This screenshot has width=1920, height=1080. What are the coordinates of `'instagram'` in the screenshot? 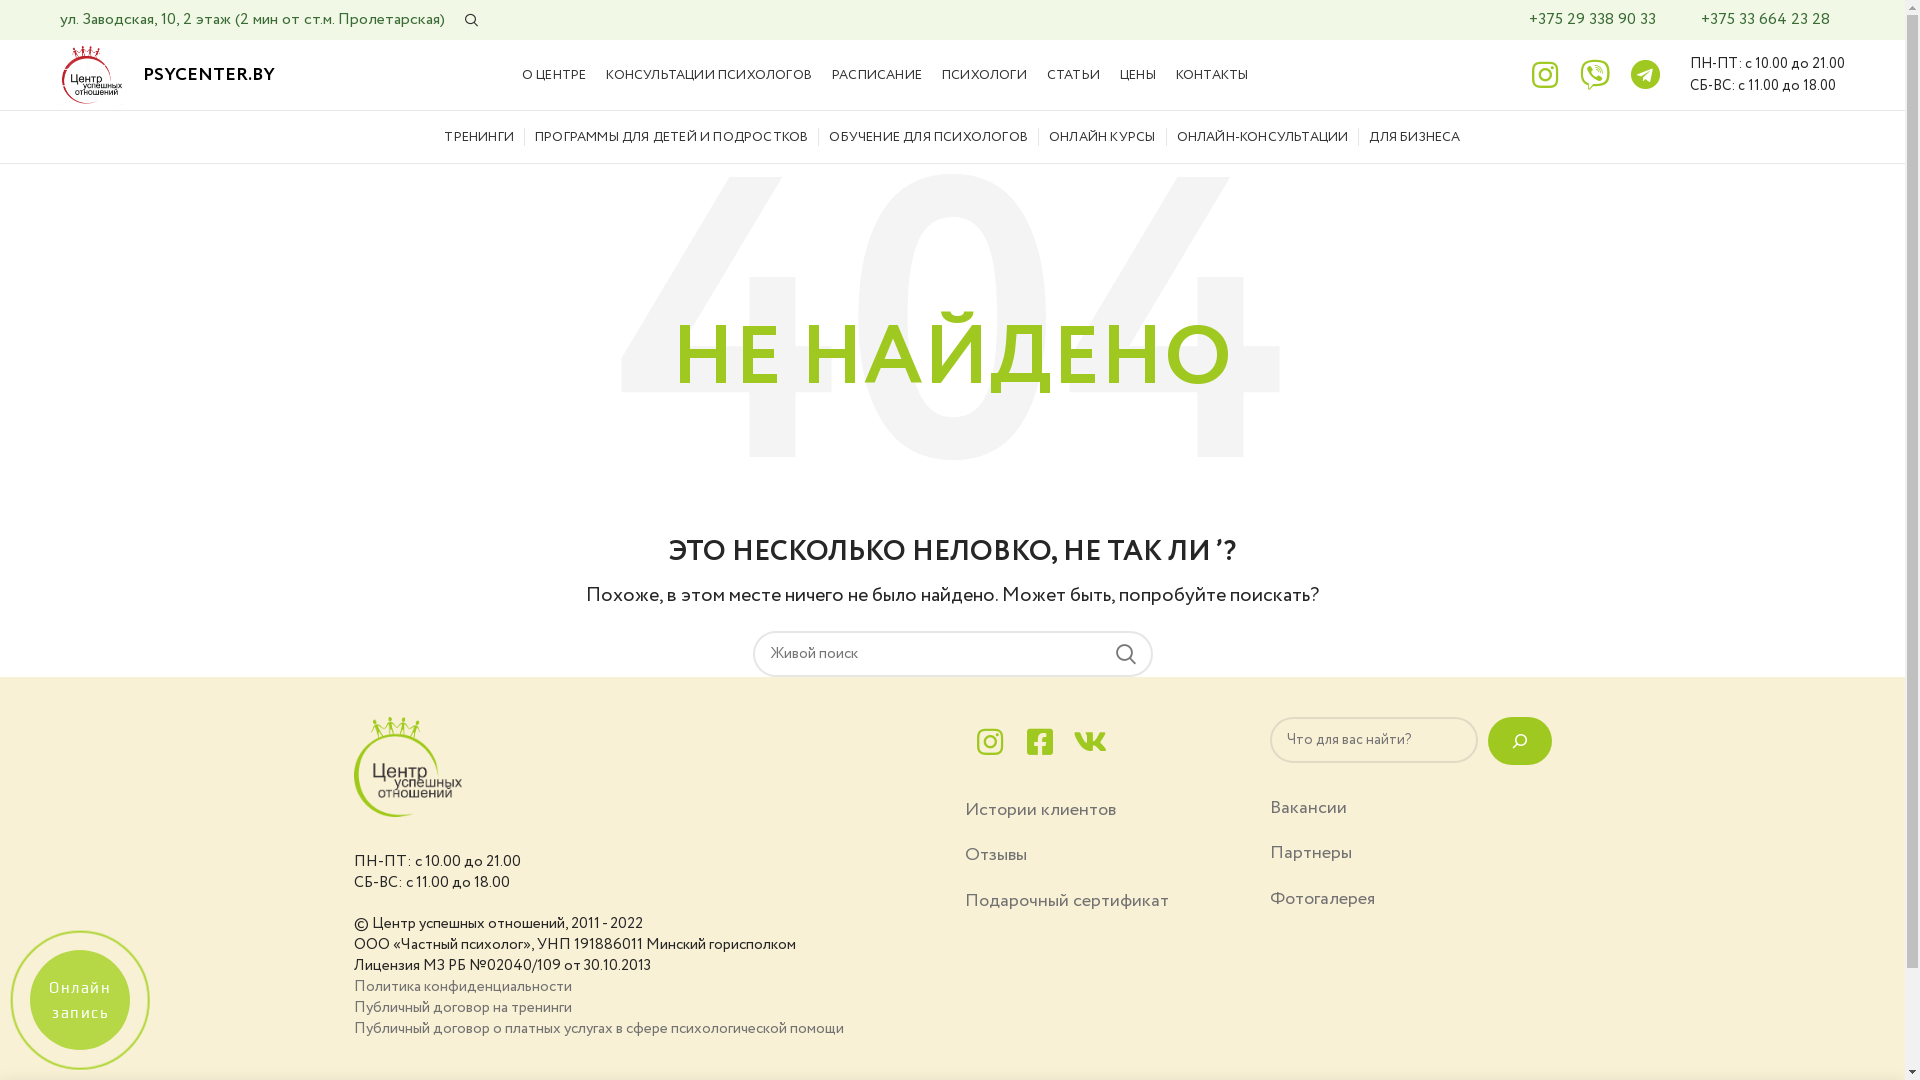 It's located at (988, 741).